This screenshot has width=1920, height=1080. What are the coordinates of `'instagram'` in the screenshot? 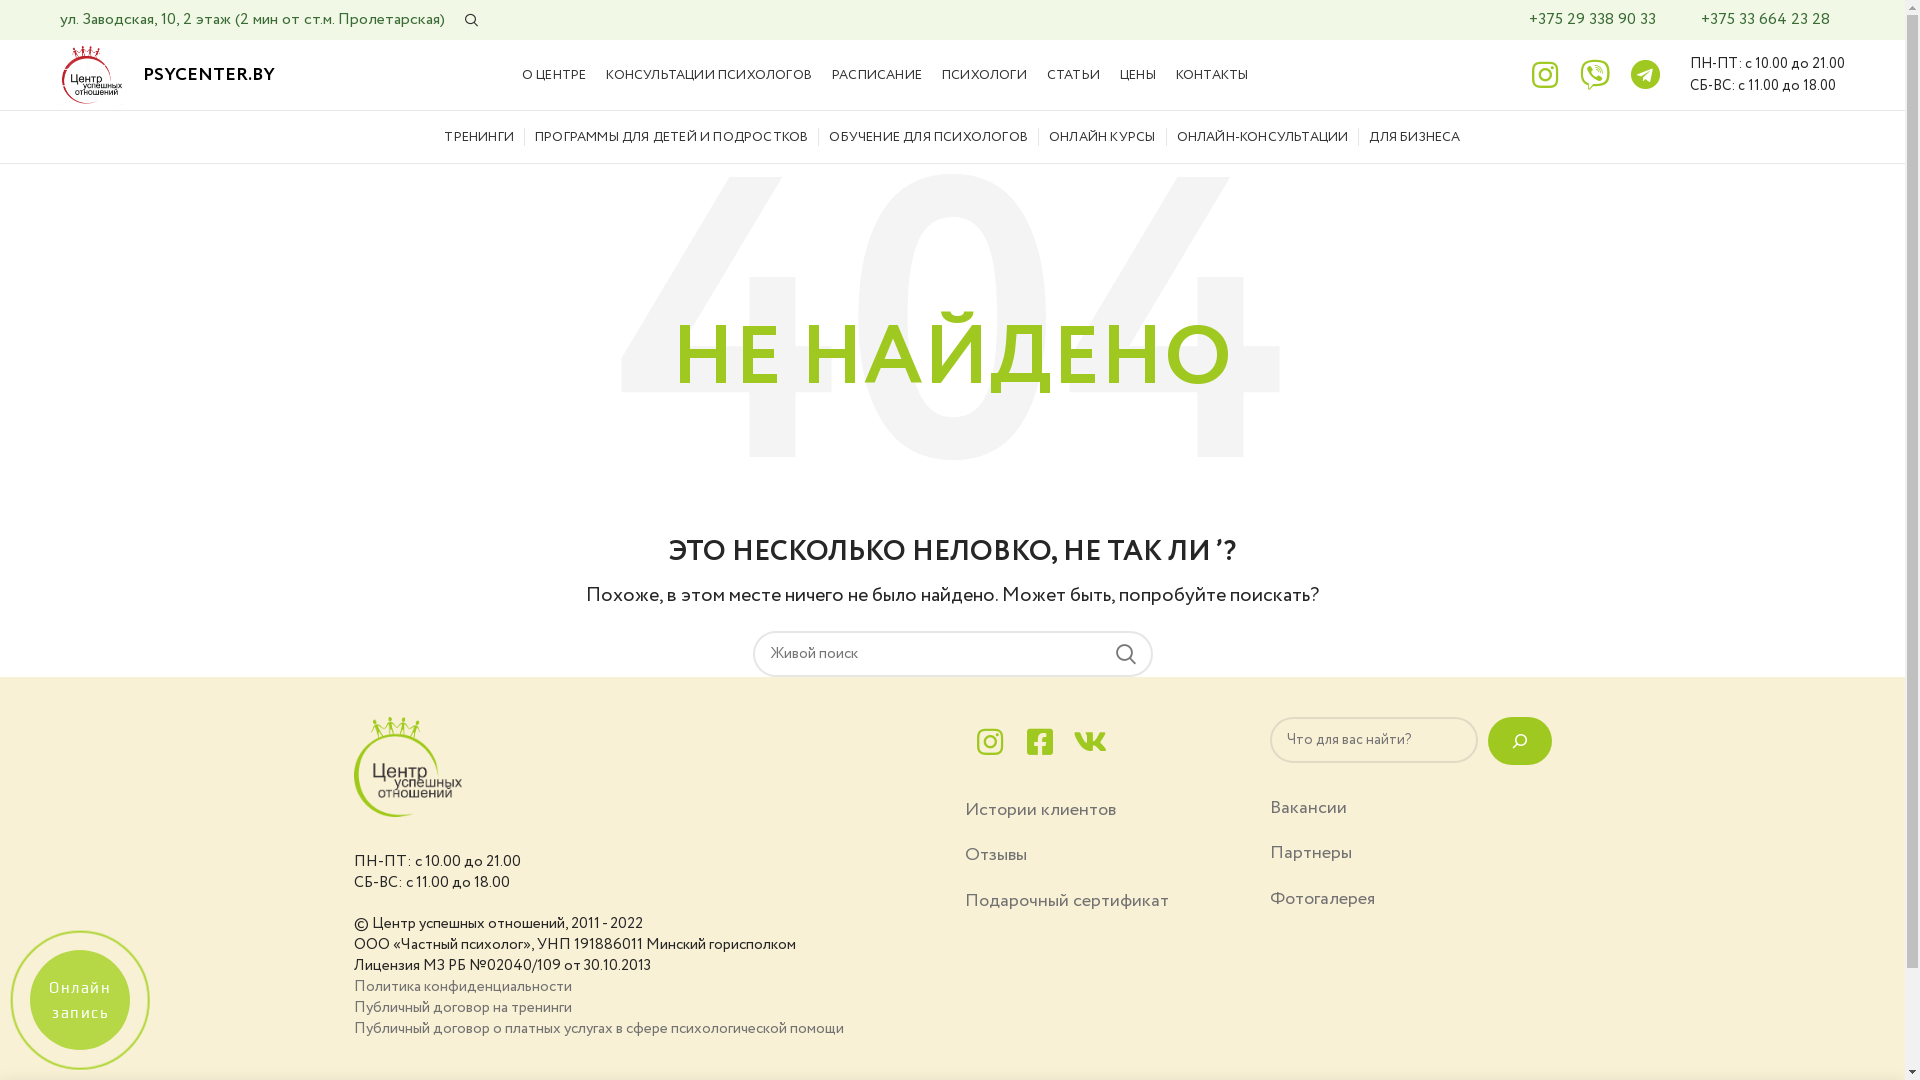 It's located at (988, 741).